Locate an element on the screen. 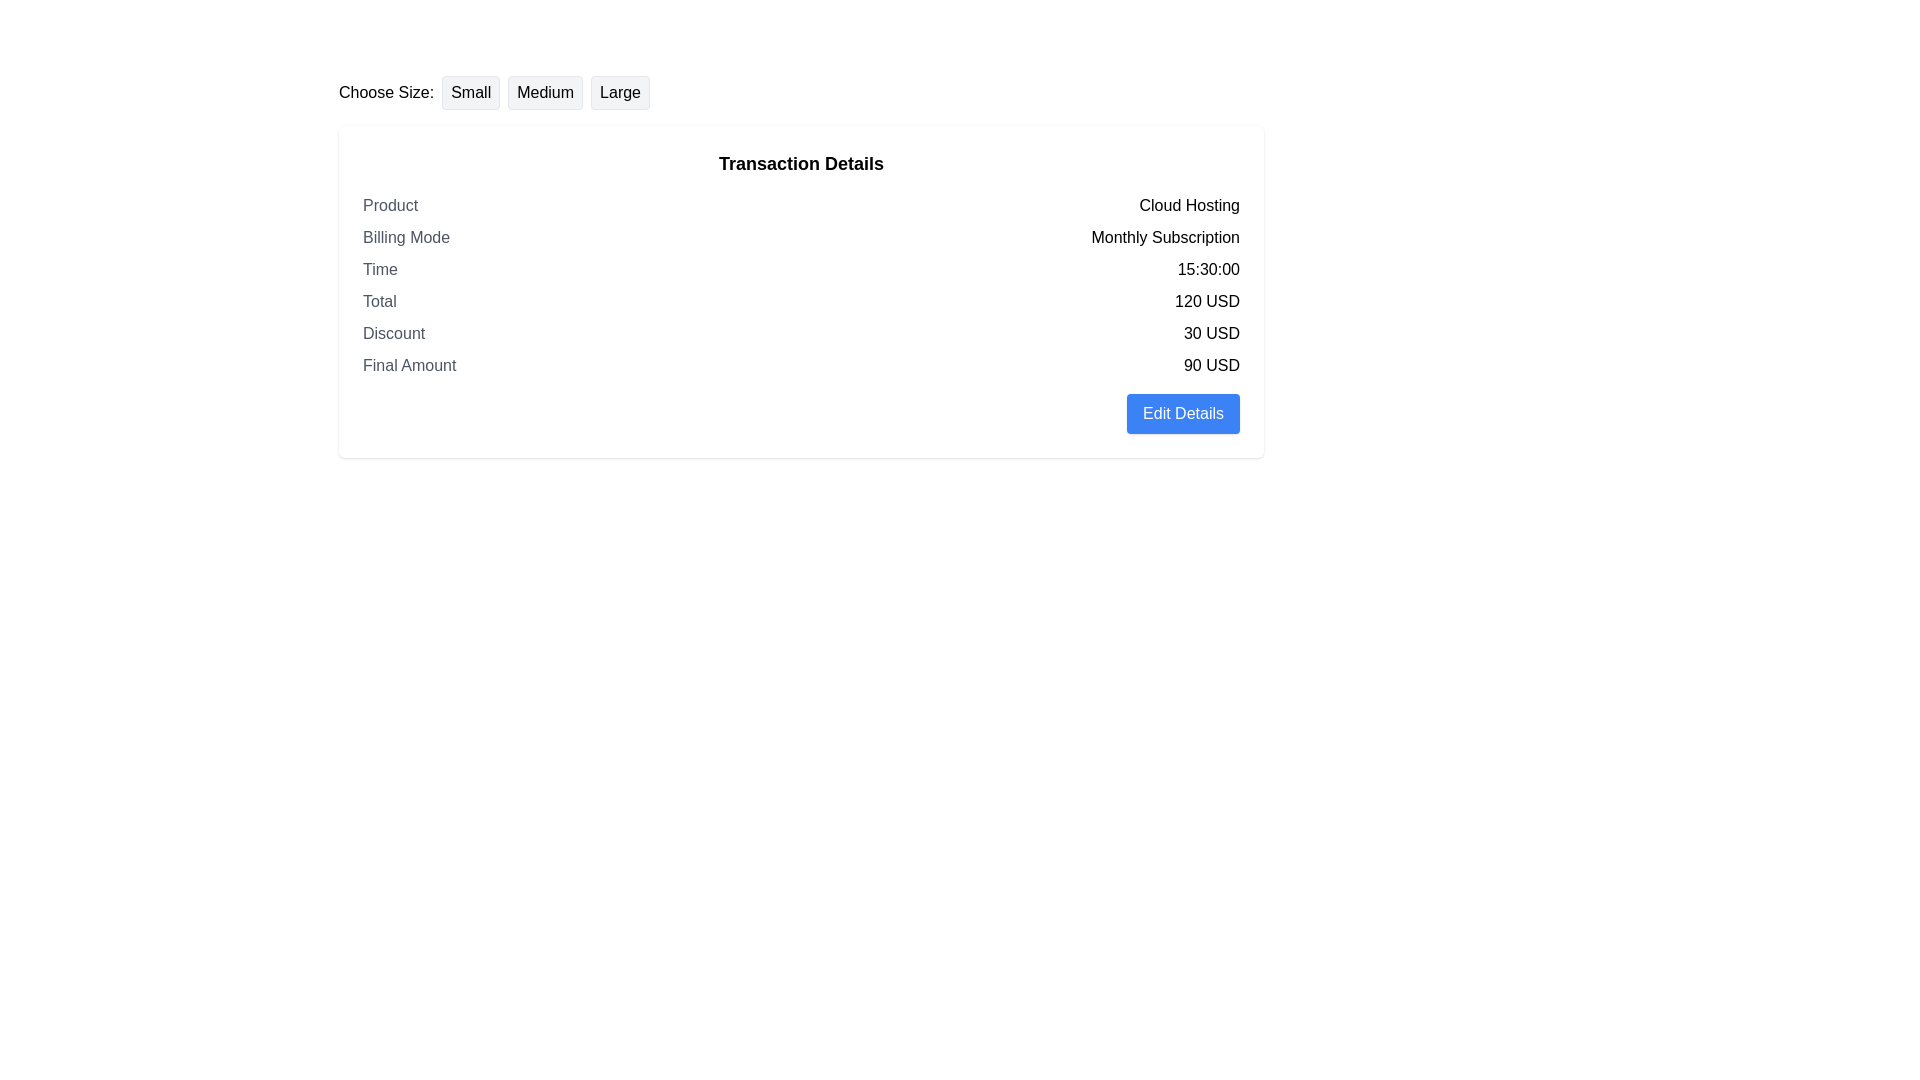  the 'Edit Details' button located at the bottom right corner of the transaction details card is located at coordinates (1183, 412).